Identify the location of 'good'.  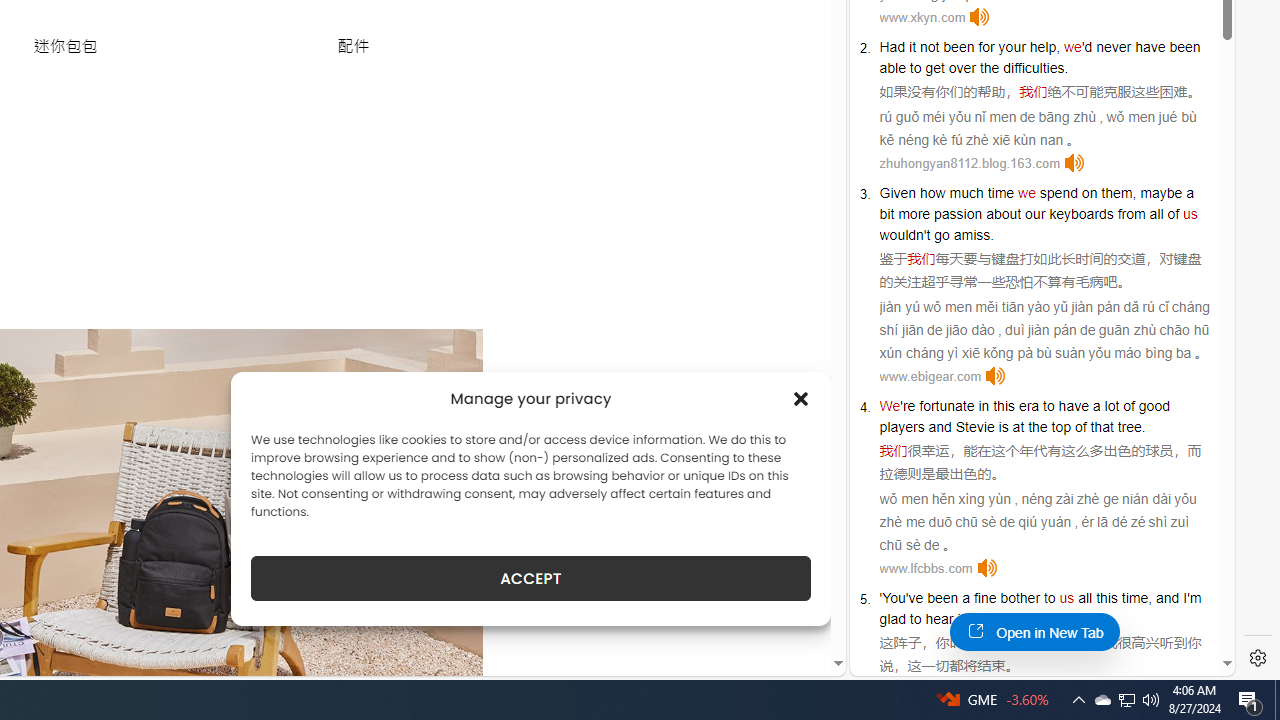
(1153, 405).